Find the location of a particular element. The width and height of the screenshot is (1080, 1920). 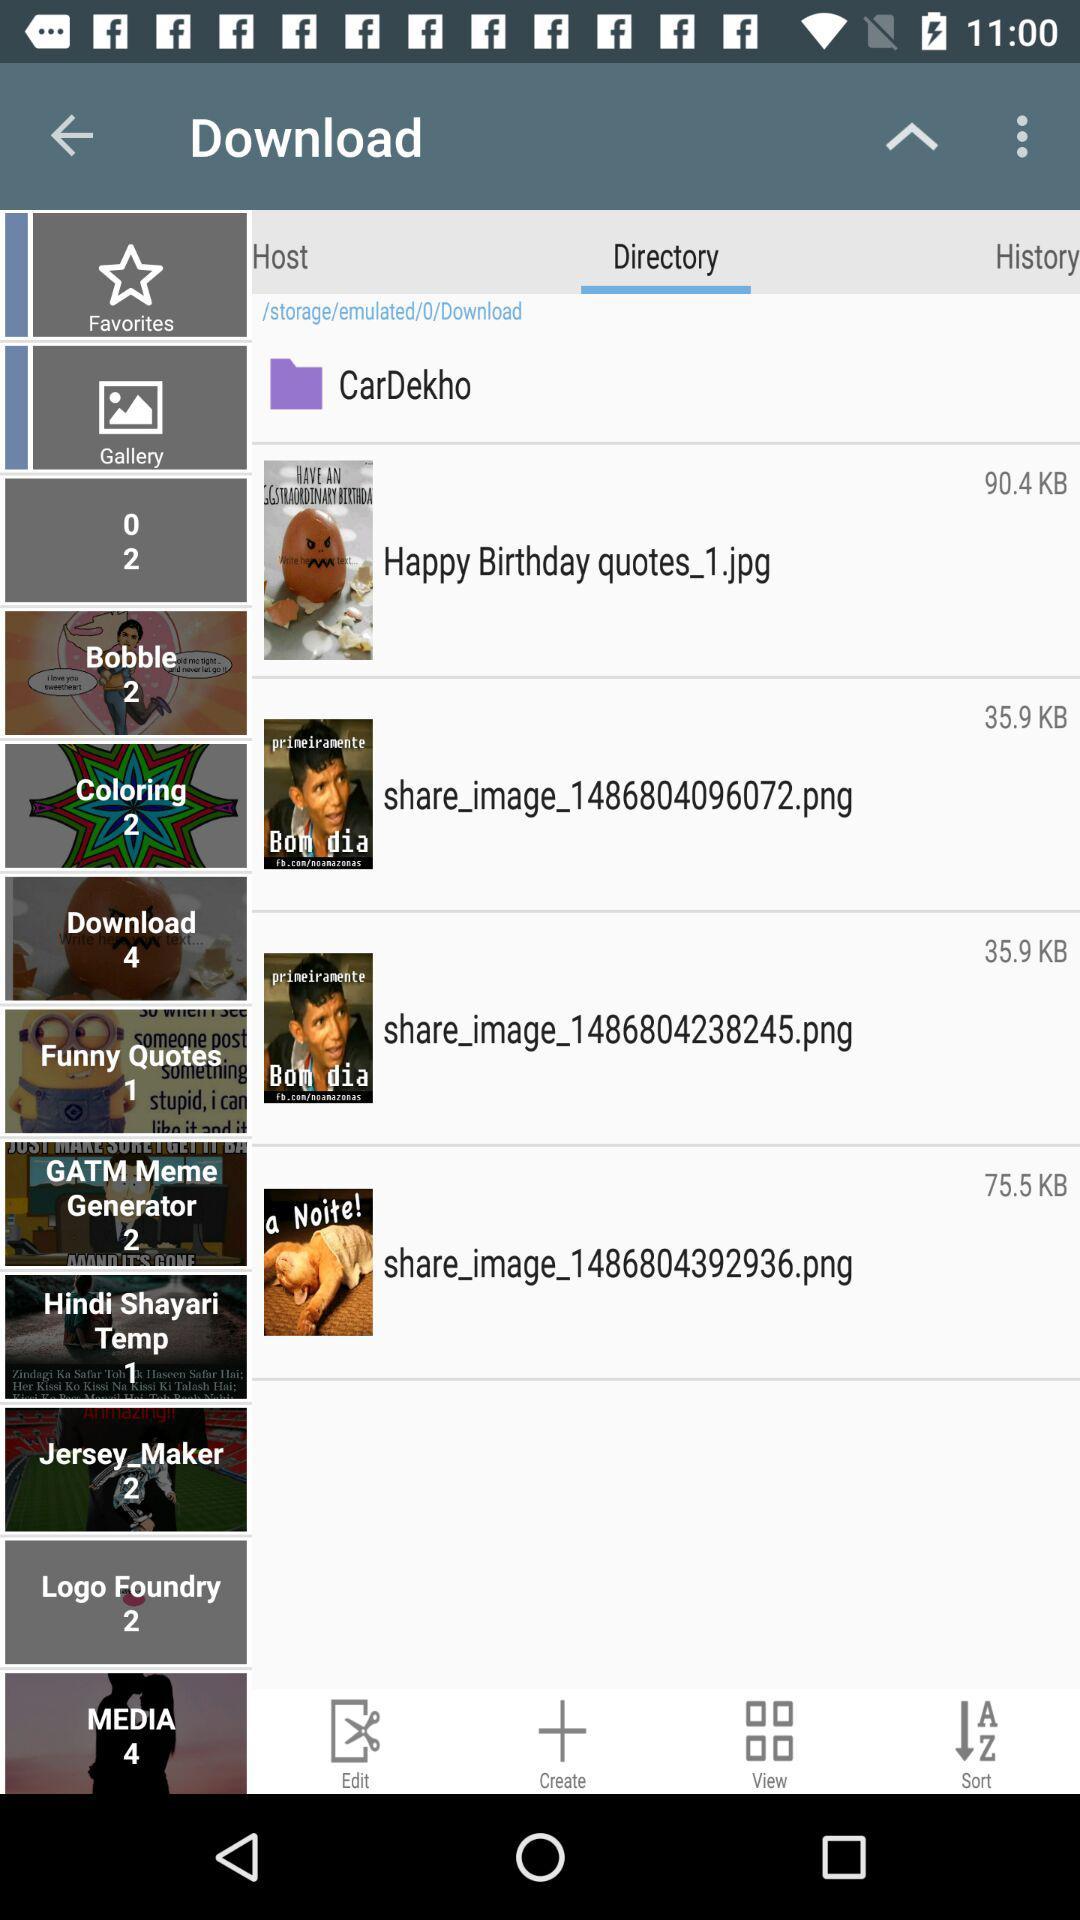

change view is located at coordinates (768, 1740).